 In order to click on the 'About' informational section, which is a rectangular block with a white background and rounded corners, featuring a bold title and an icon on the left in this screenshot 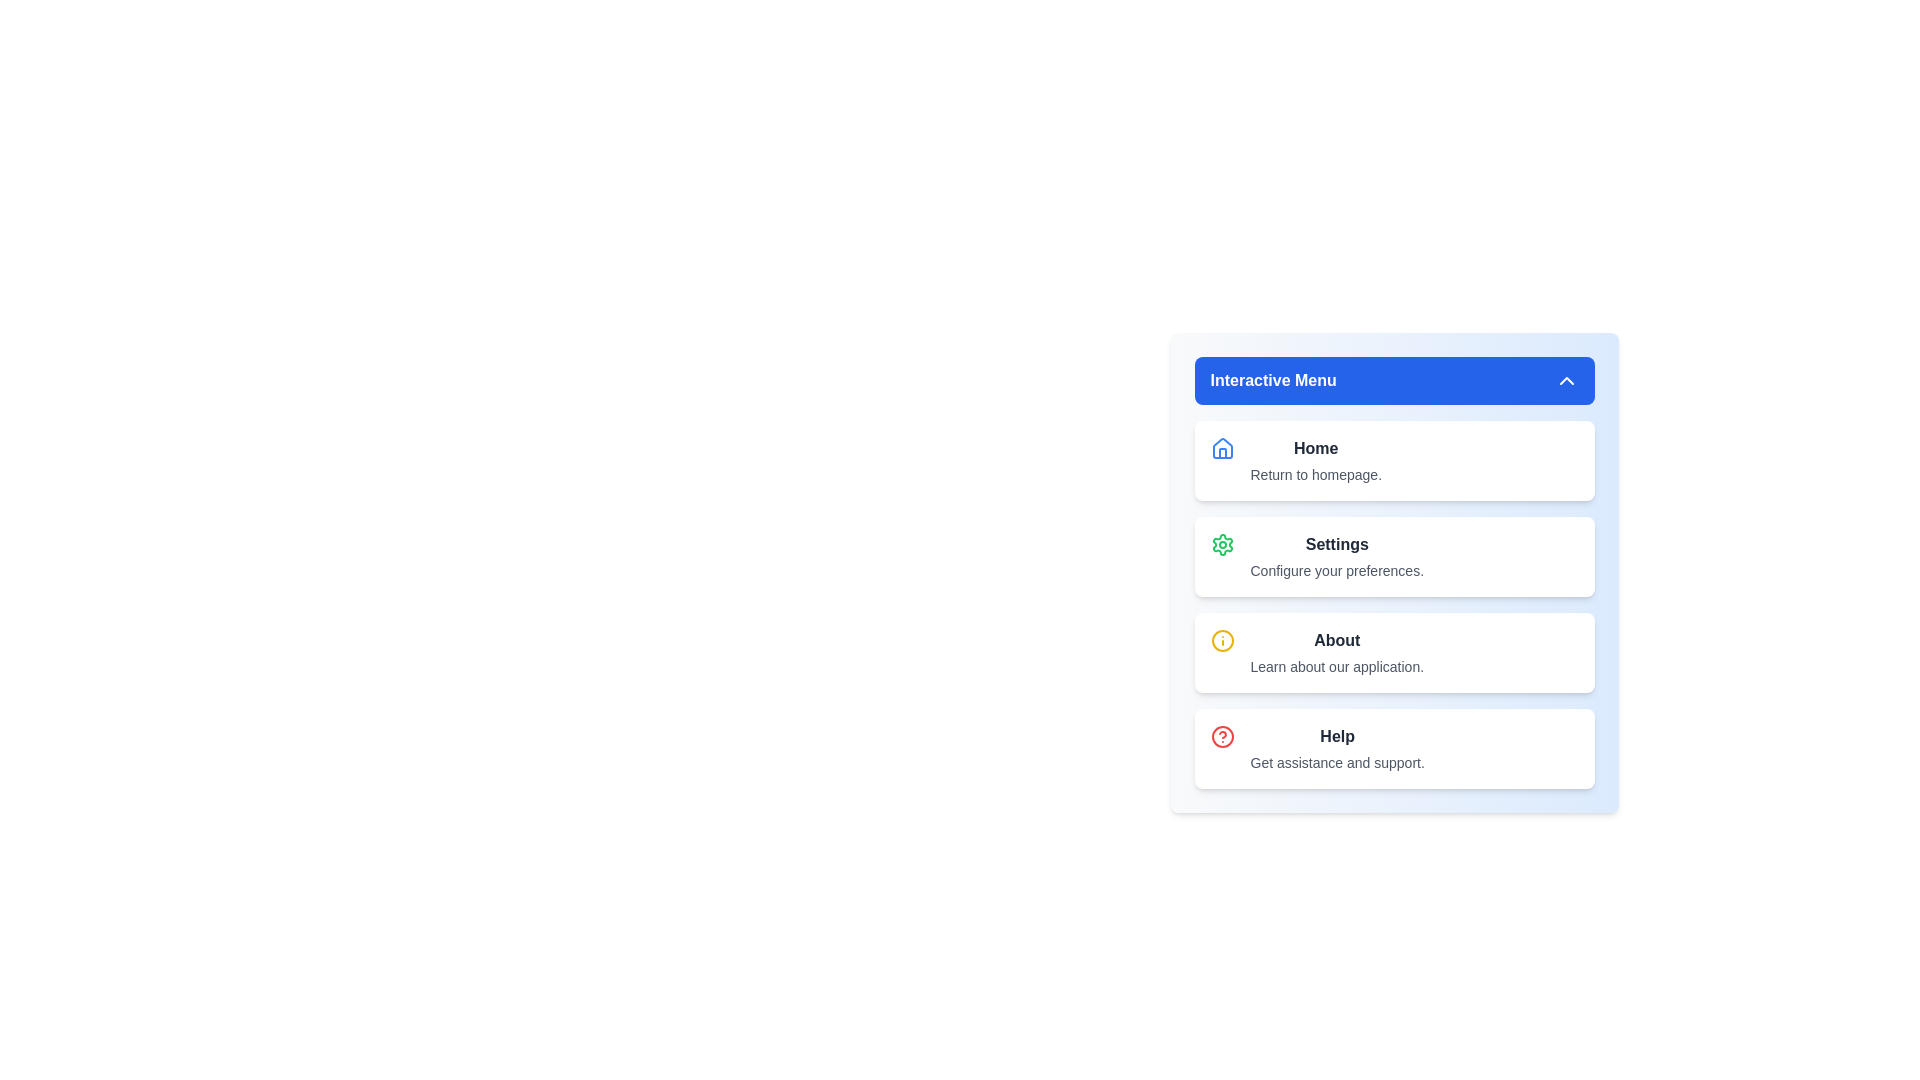, I will do `click(1393, 652)`.